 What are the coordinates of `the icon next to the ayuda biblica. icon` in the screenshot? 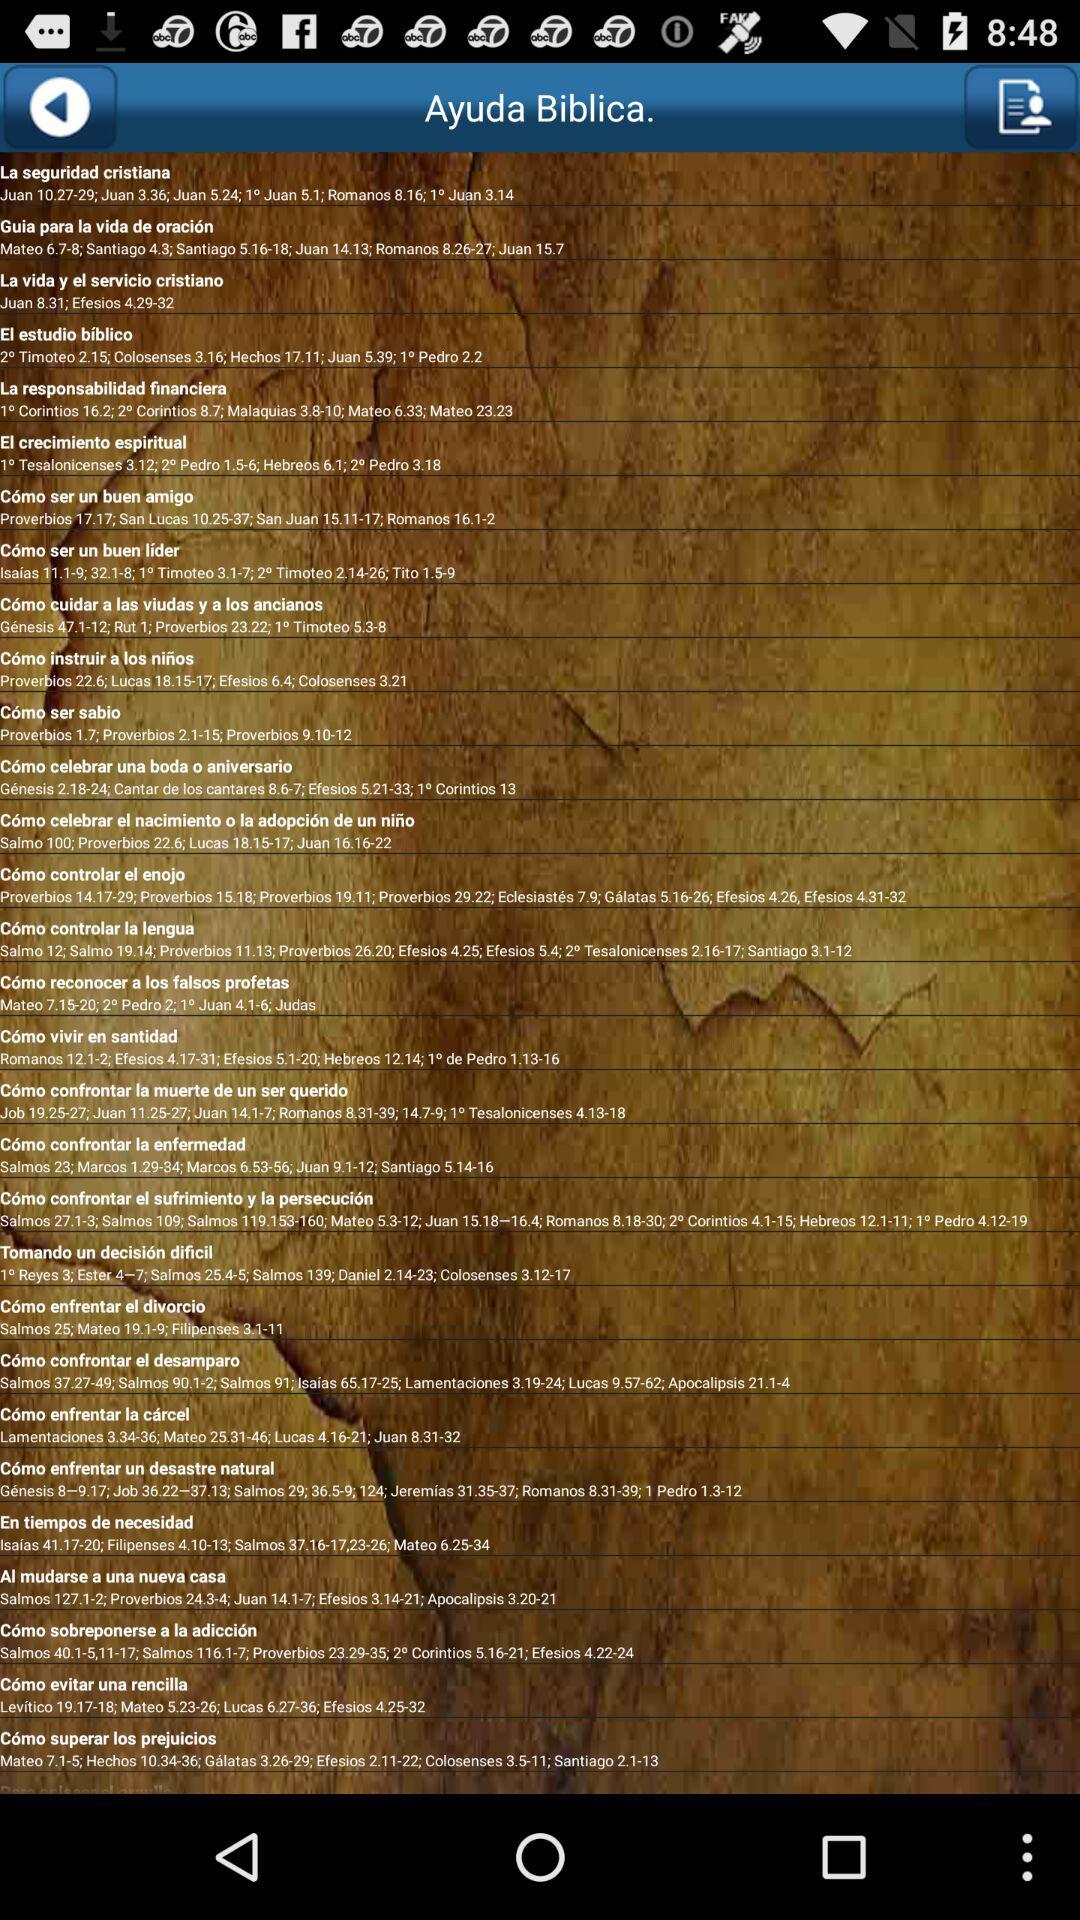 It's located at (58, 106).